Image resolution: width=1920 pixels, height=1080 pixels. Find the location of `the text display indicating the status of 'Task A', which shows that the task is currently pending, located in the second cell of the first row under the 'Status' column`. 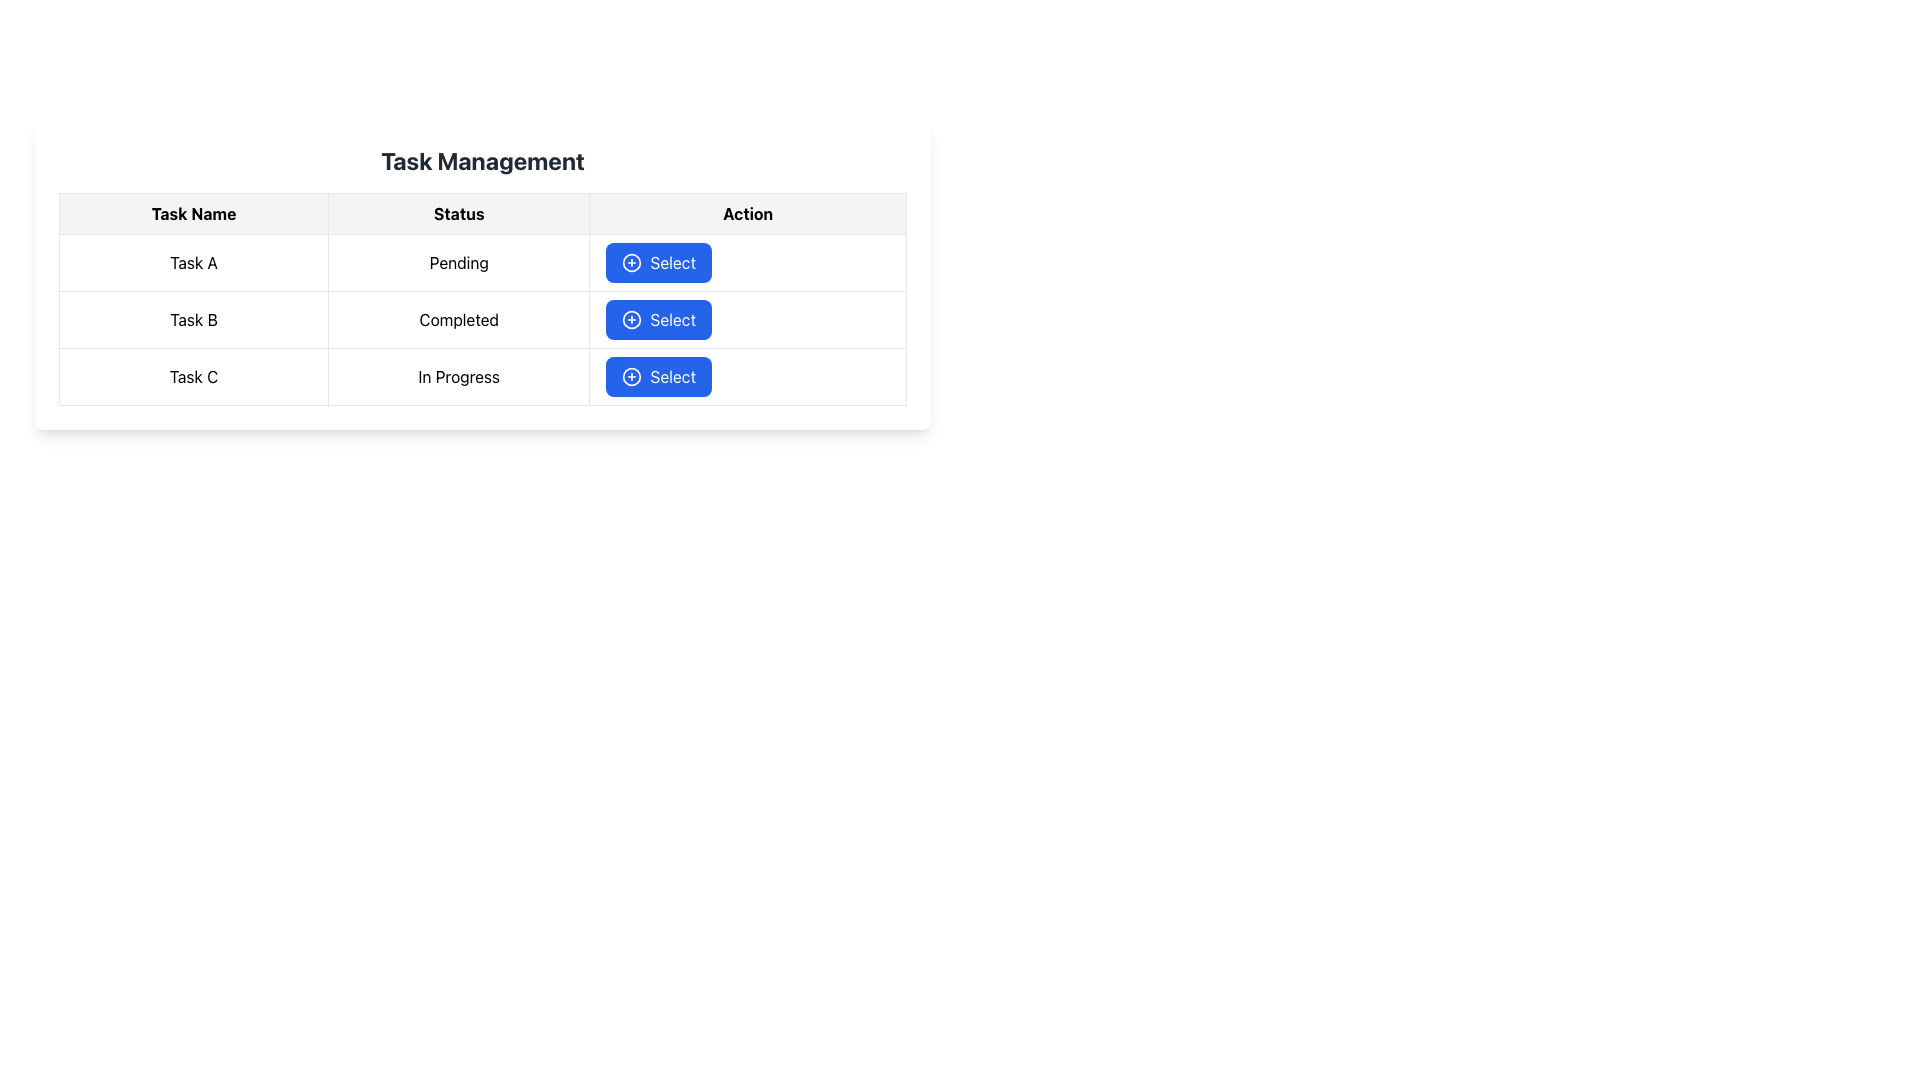

the text display indicating the status of 'Task A', which shows that the task is currently pending, located in the second cell of the first row under the 'Status' column is located at coordinates (458, 261).